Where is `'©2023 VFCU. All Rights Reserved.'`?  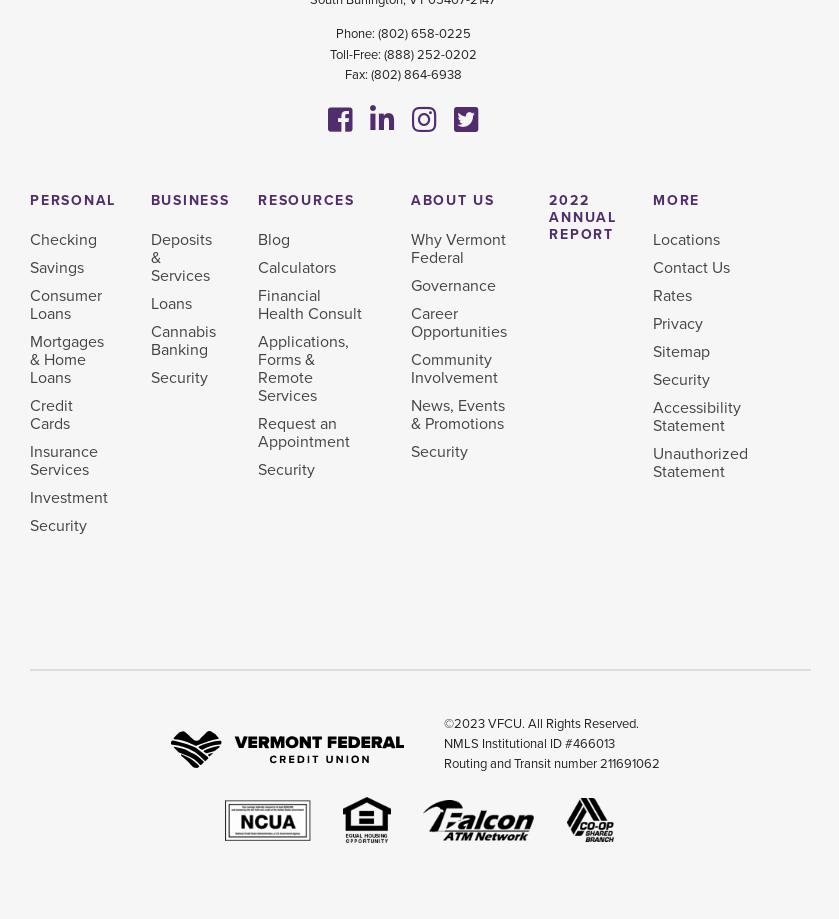
'©2023 VFCU. All Rights Reserved.' is located at coordinates (442, 722).